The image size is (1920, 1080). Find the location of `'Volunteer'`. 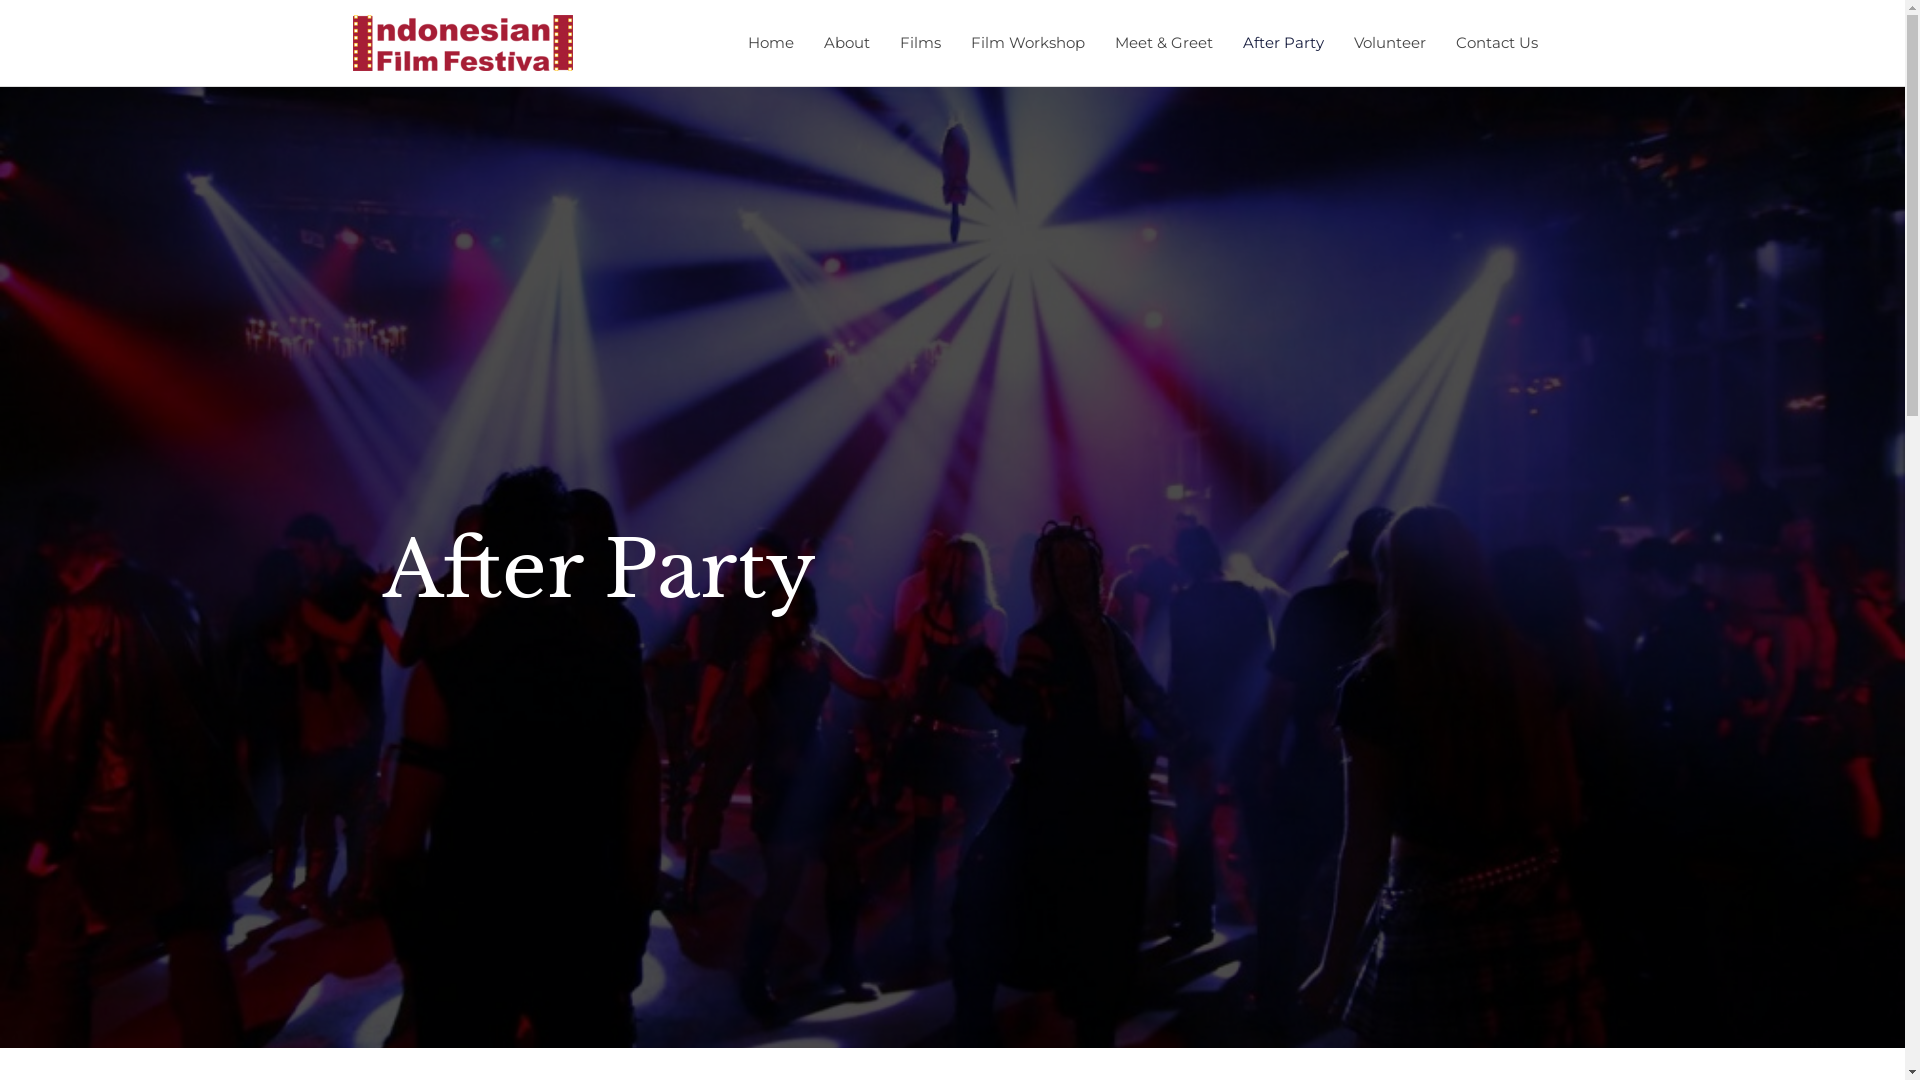

'Volunteer' is located at coordinates (1387, 42).